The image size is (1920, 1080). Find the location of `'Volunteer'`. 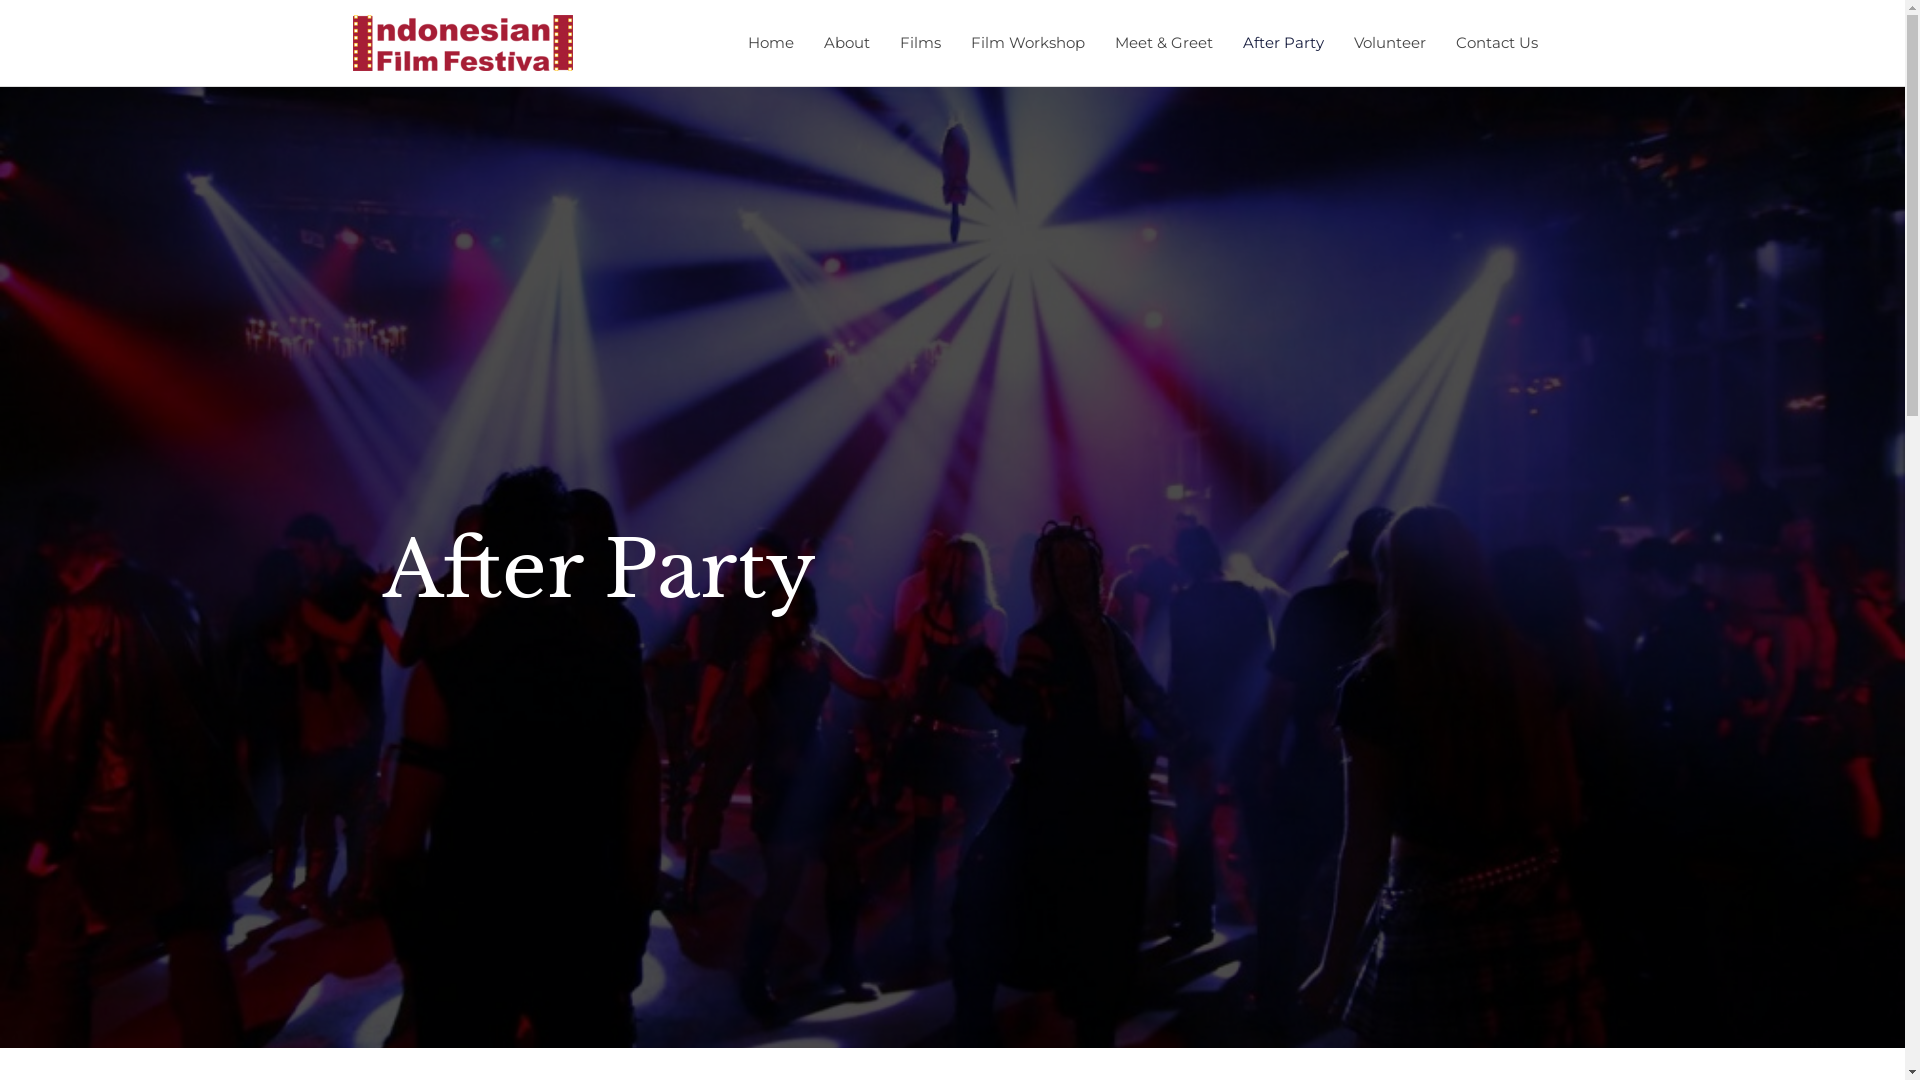

'Volunteer' is located at coordinates (1387, 42).